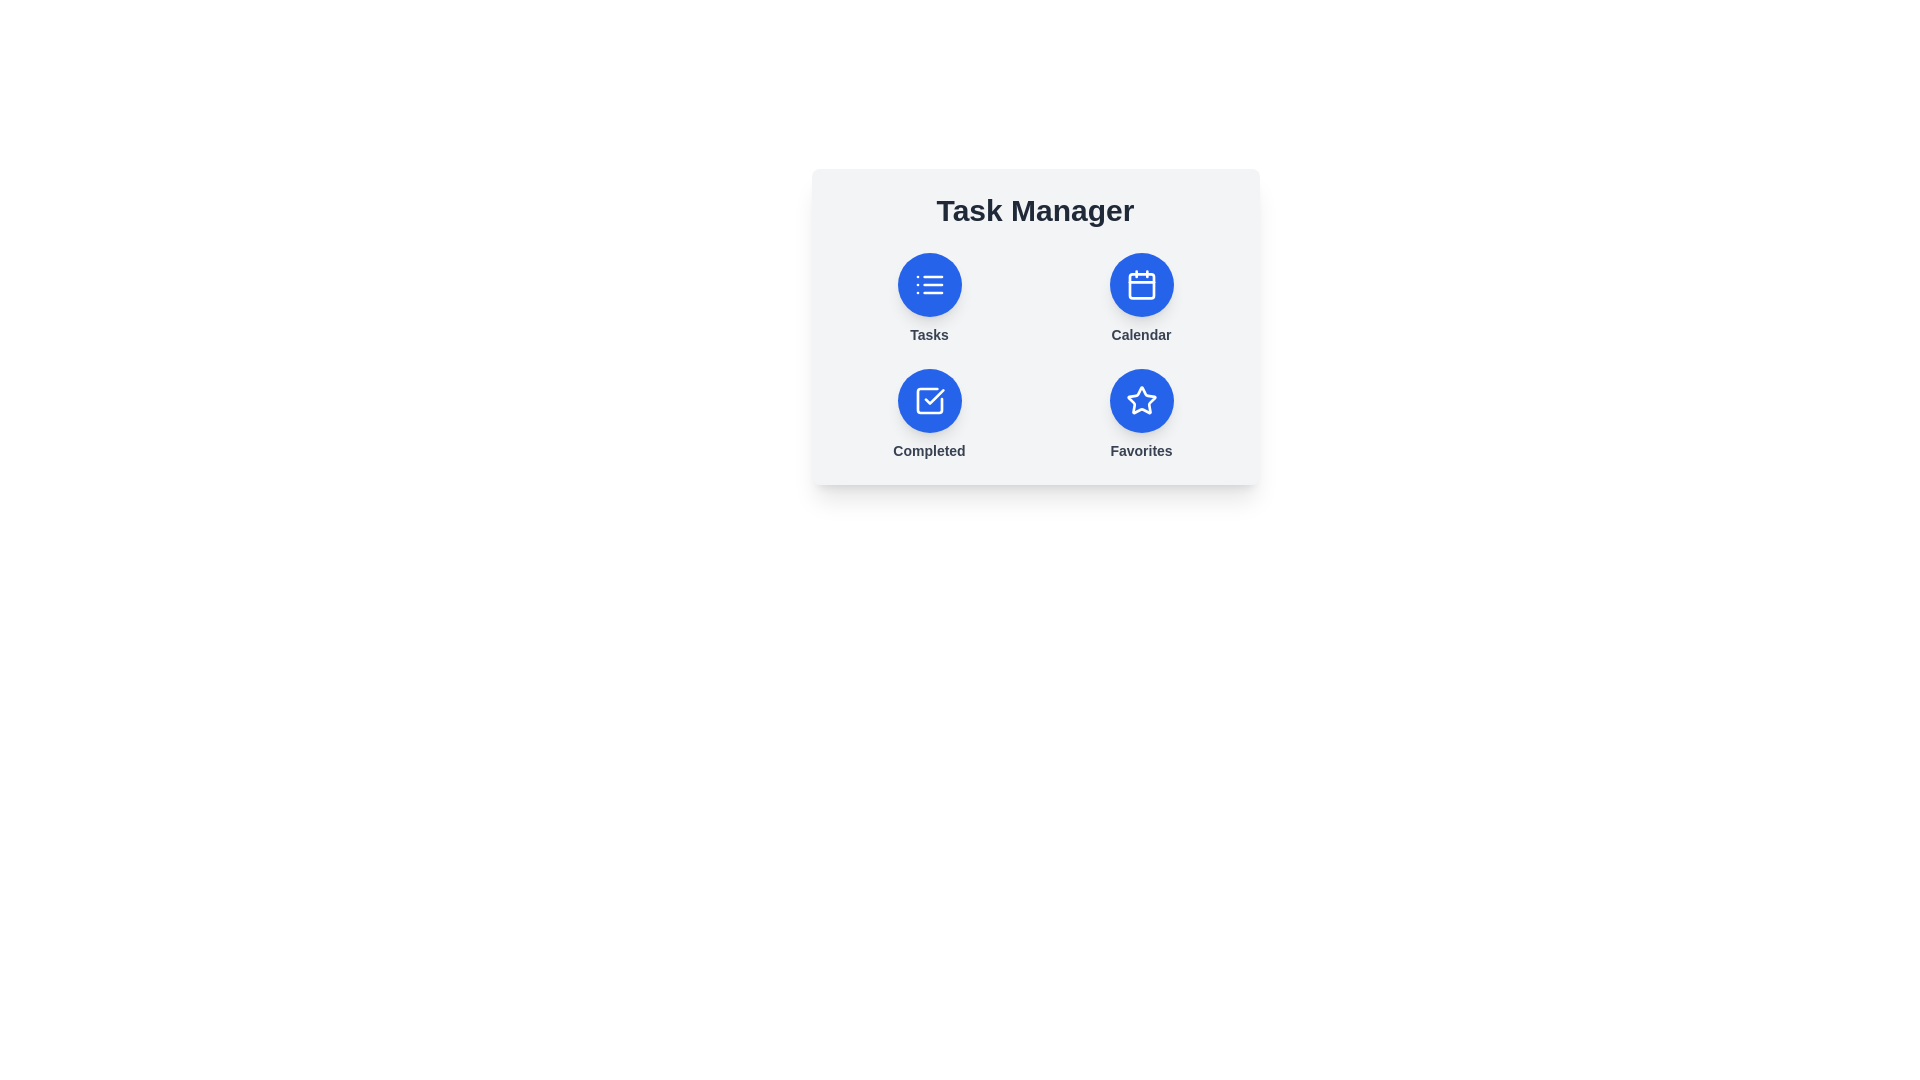 The width and height of the screenshot is (1920, 1080). Describe the element at coordinates (928, 401) in the screenshot. I see `the blue circular icon button with a white outlined square and check mark inside` at that location.